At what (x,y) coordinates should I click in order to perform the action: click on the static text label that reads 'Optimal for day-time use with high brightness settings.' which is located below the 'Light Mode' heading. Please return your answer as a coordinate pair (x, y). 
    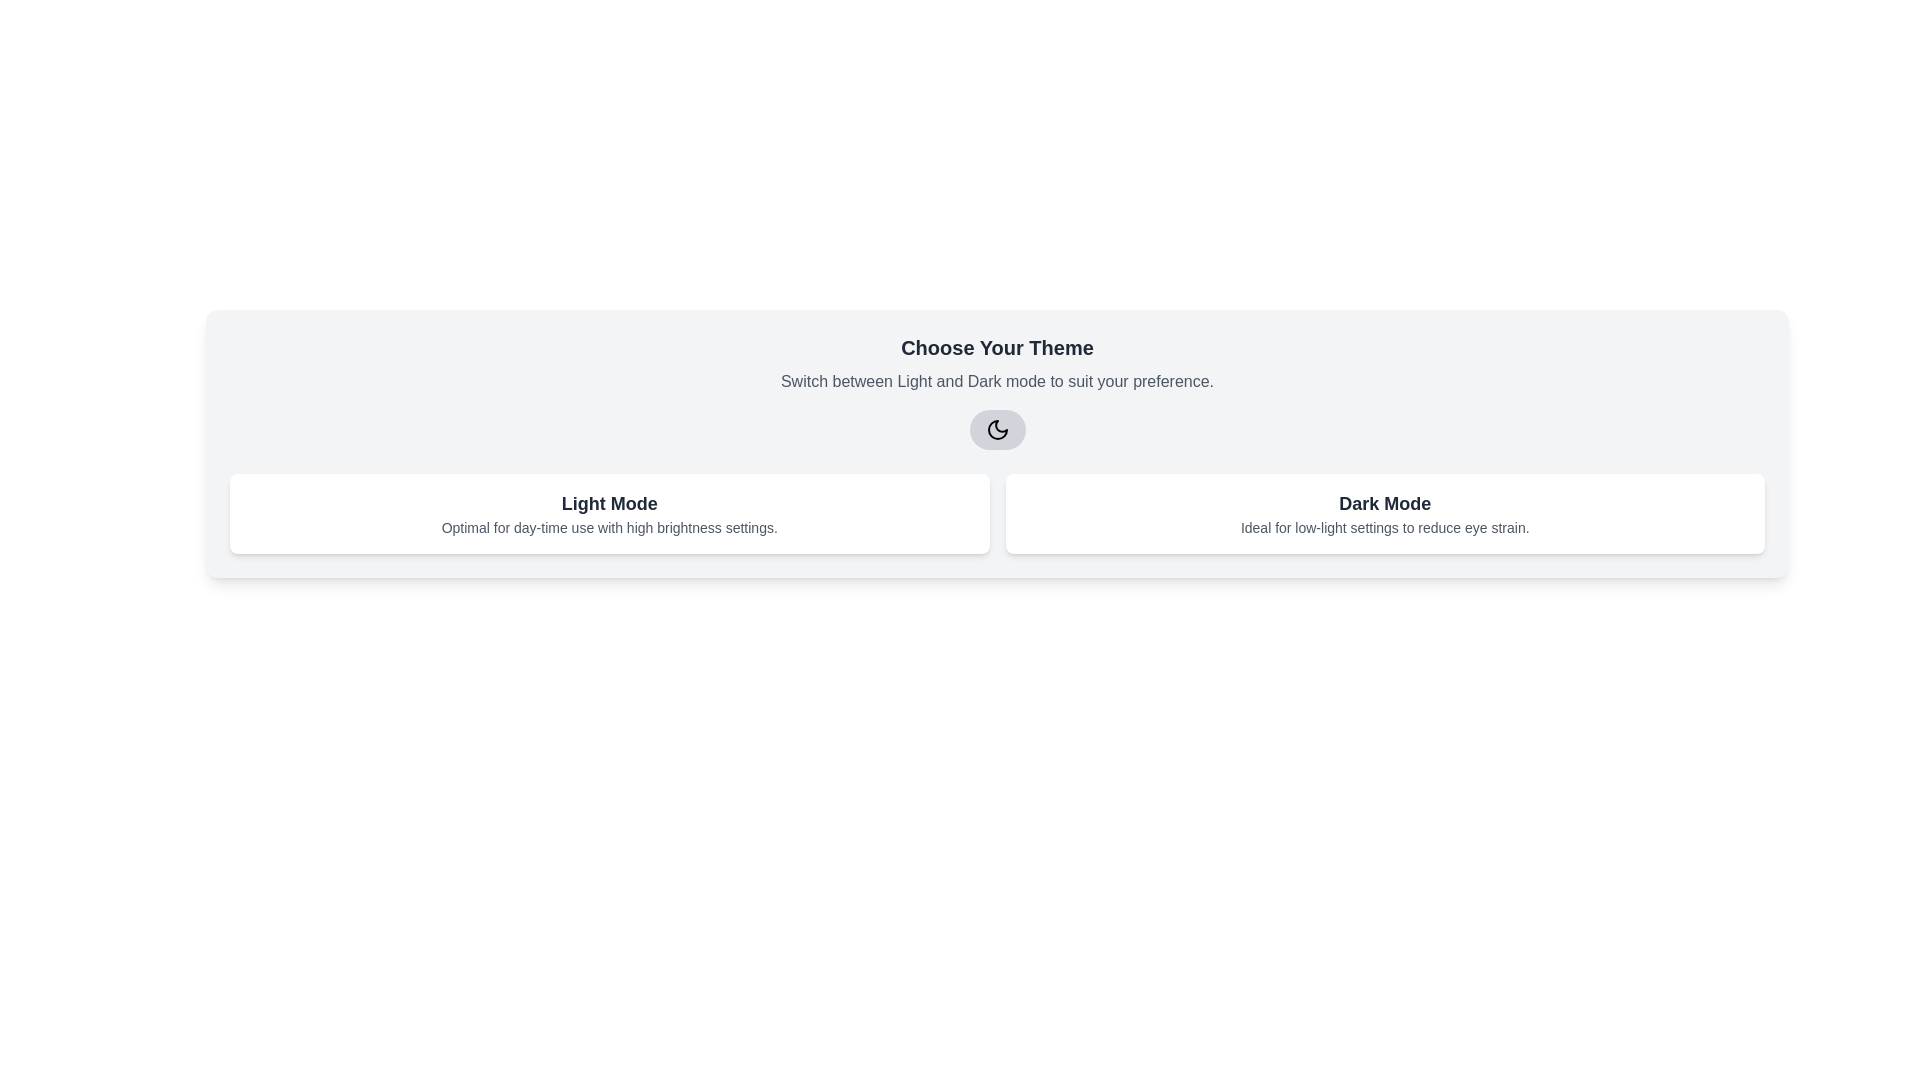
    Looking at the image, I should click on (608, 527).